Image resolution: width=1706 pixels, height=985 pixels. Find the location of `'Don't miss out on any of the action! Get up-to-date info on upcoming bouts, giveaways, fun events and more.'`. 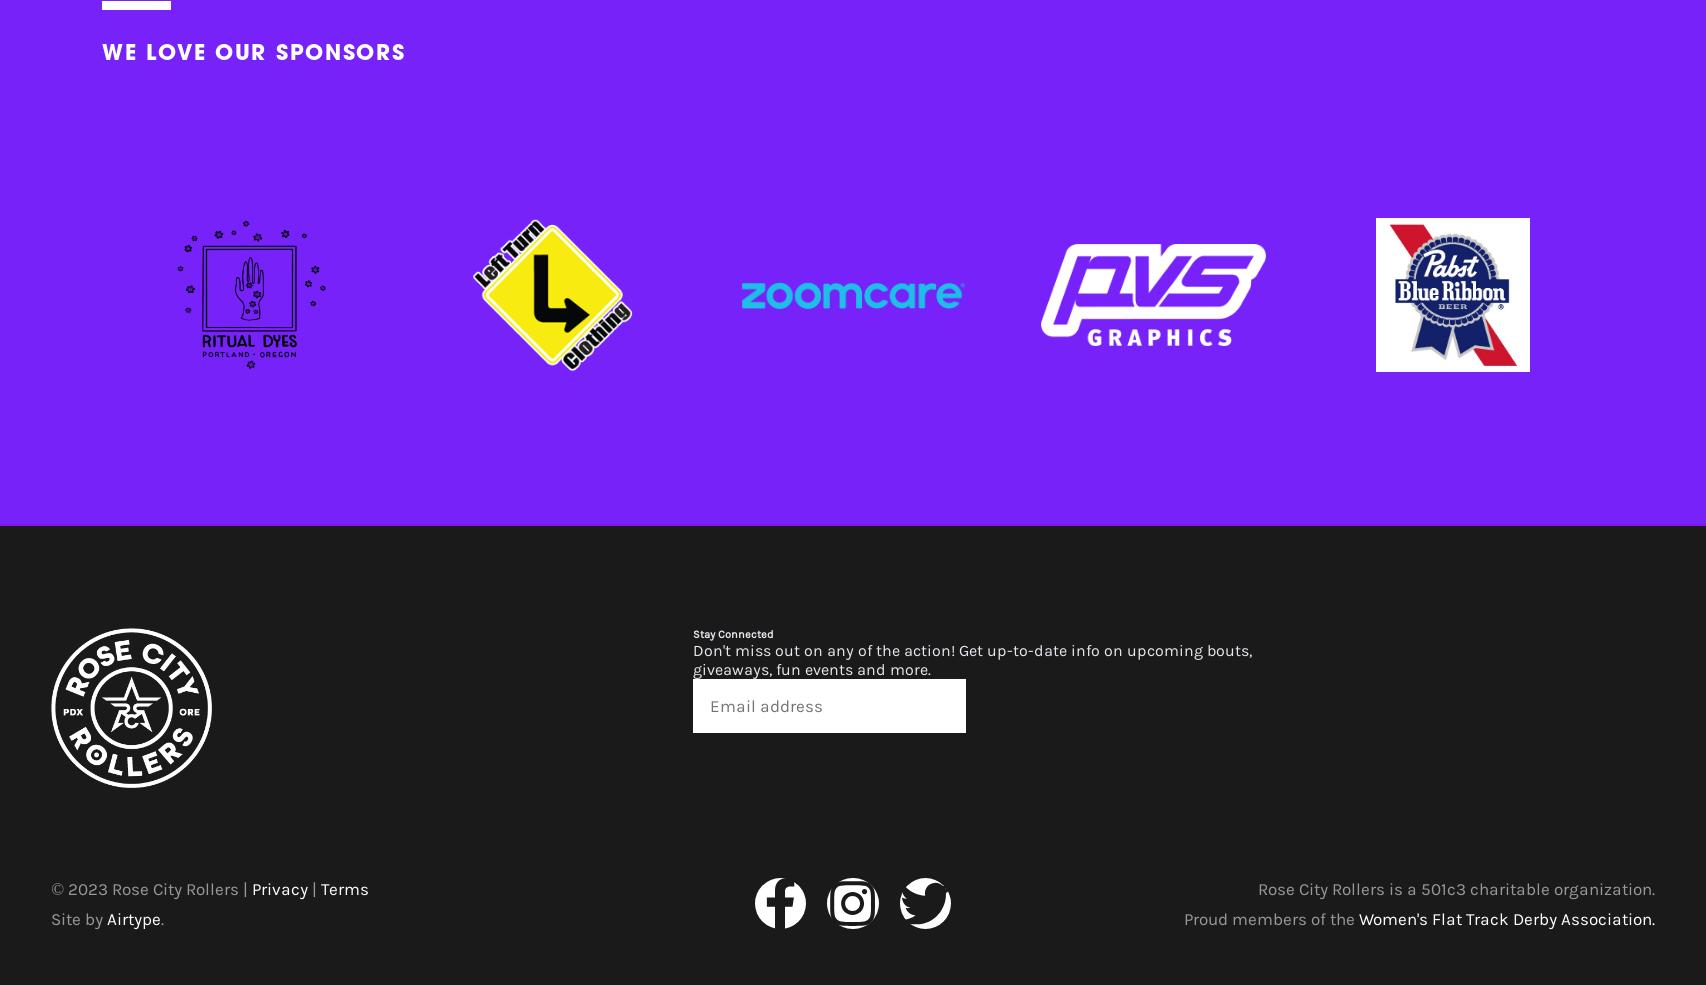

'Don't miss out on any of the action! Get up-to-date info on upcoming bouts, giveaways, fun events and more.' is located at coordinates (971, 657).